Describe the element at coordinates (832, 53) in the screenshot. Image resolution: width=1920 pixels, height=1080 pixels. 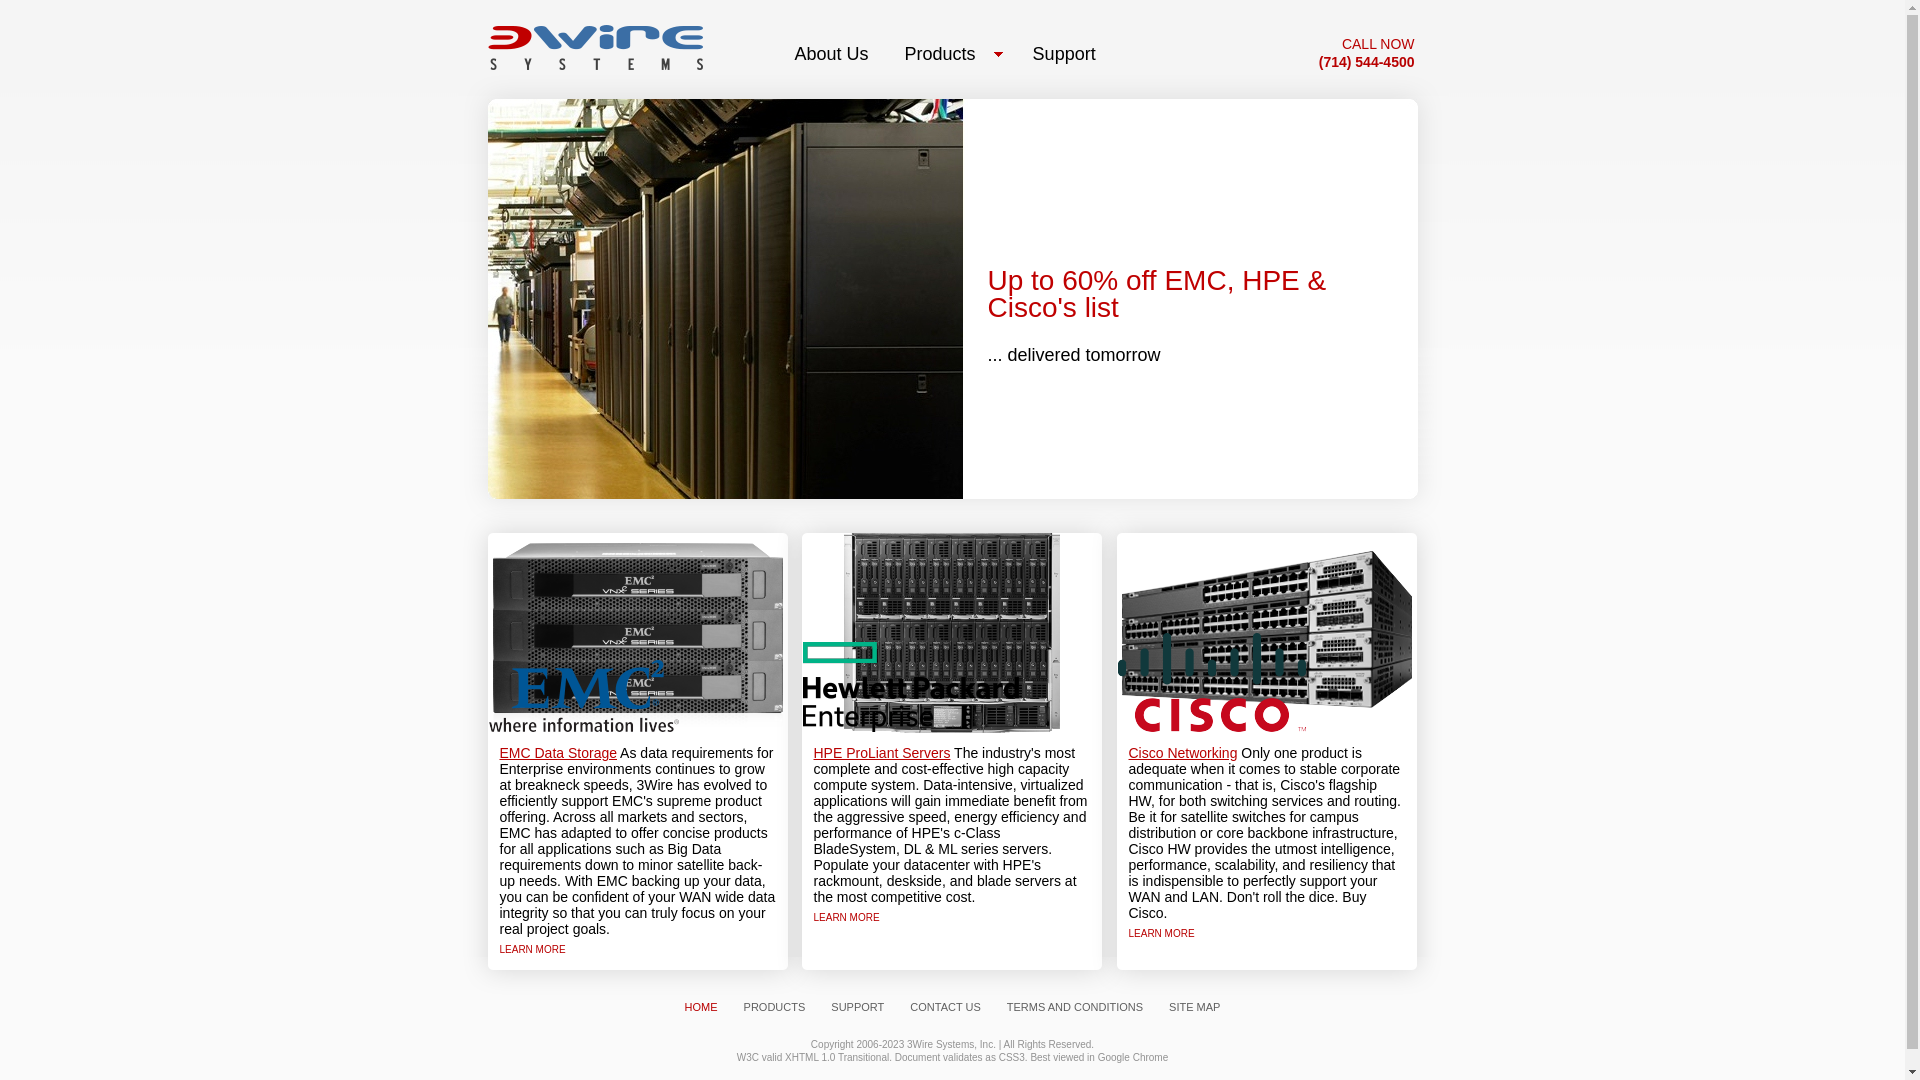
I see `' About Us '` at that location.